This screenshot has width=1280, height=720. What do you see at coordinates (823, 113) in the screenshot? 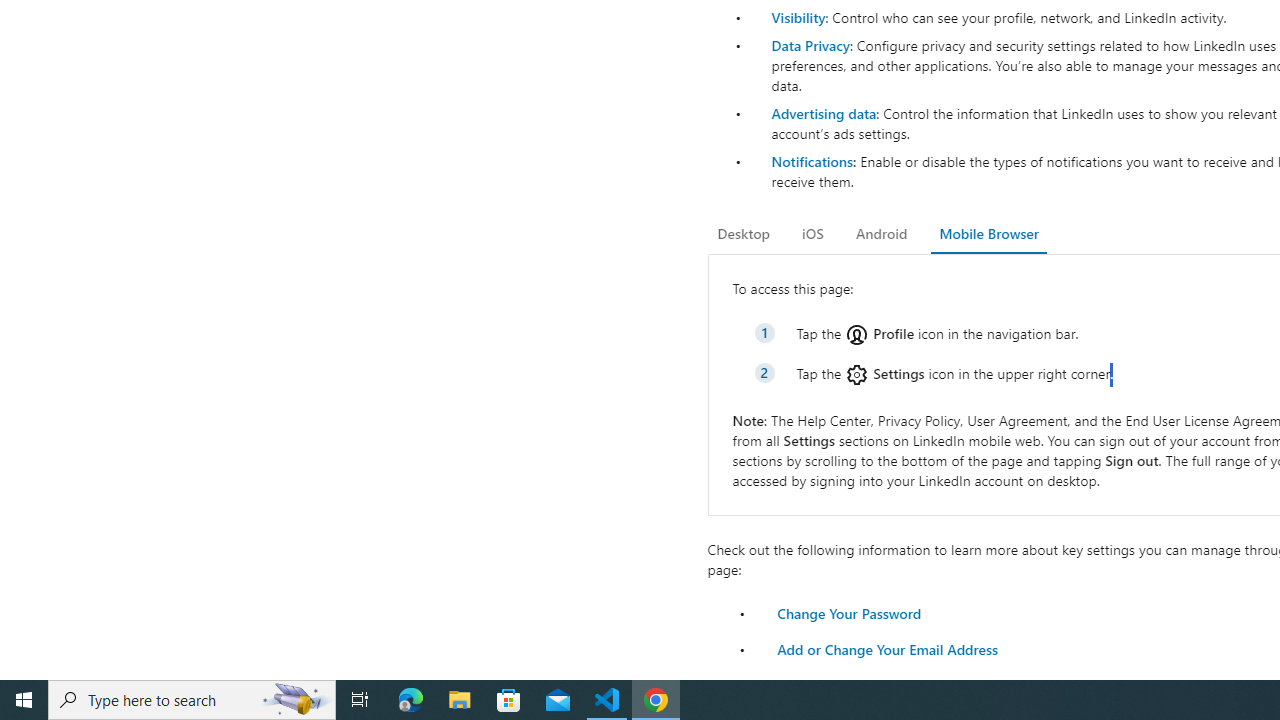
I see `'Advertising data'` at bounding box center [823, 113].